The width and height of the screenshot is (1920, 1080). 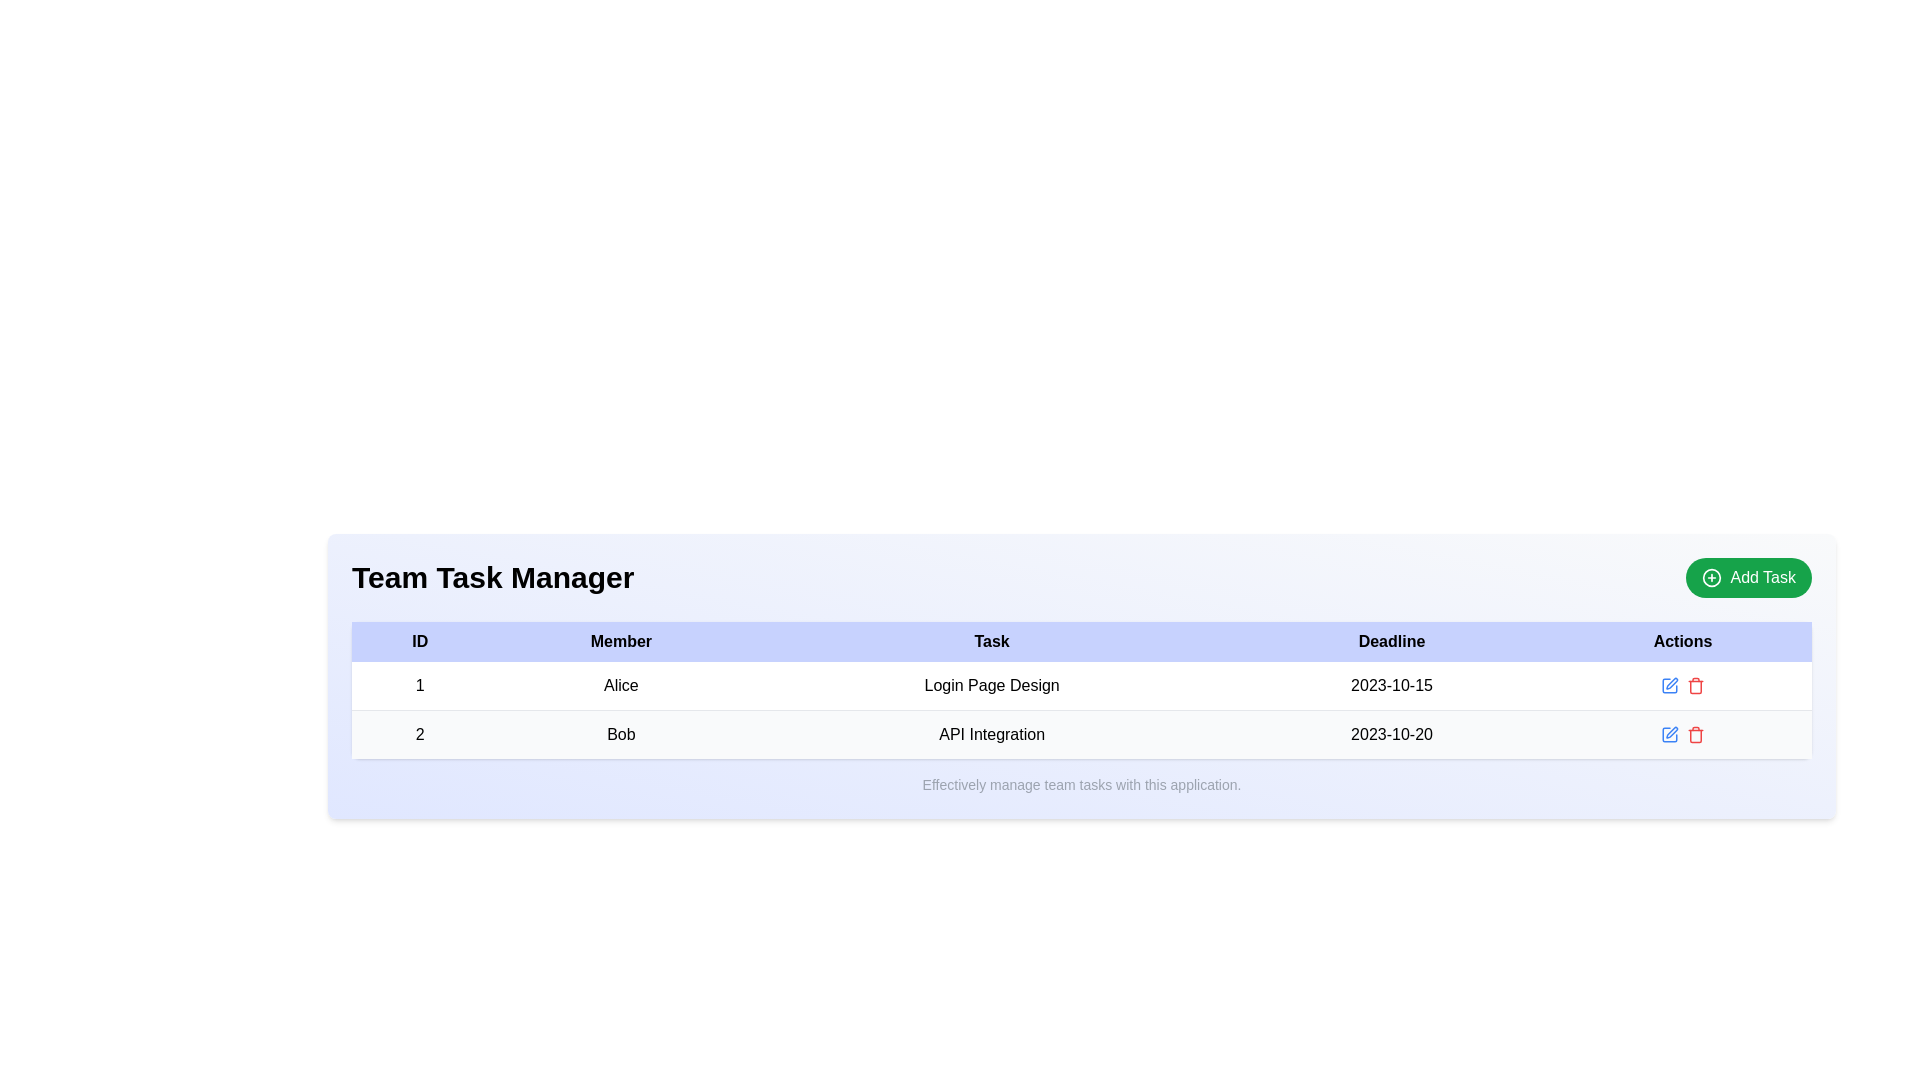 I want to click on the trash icon, so click(x=1694, y=686).